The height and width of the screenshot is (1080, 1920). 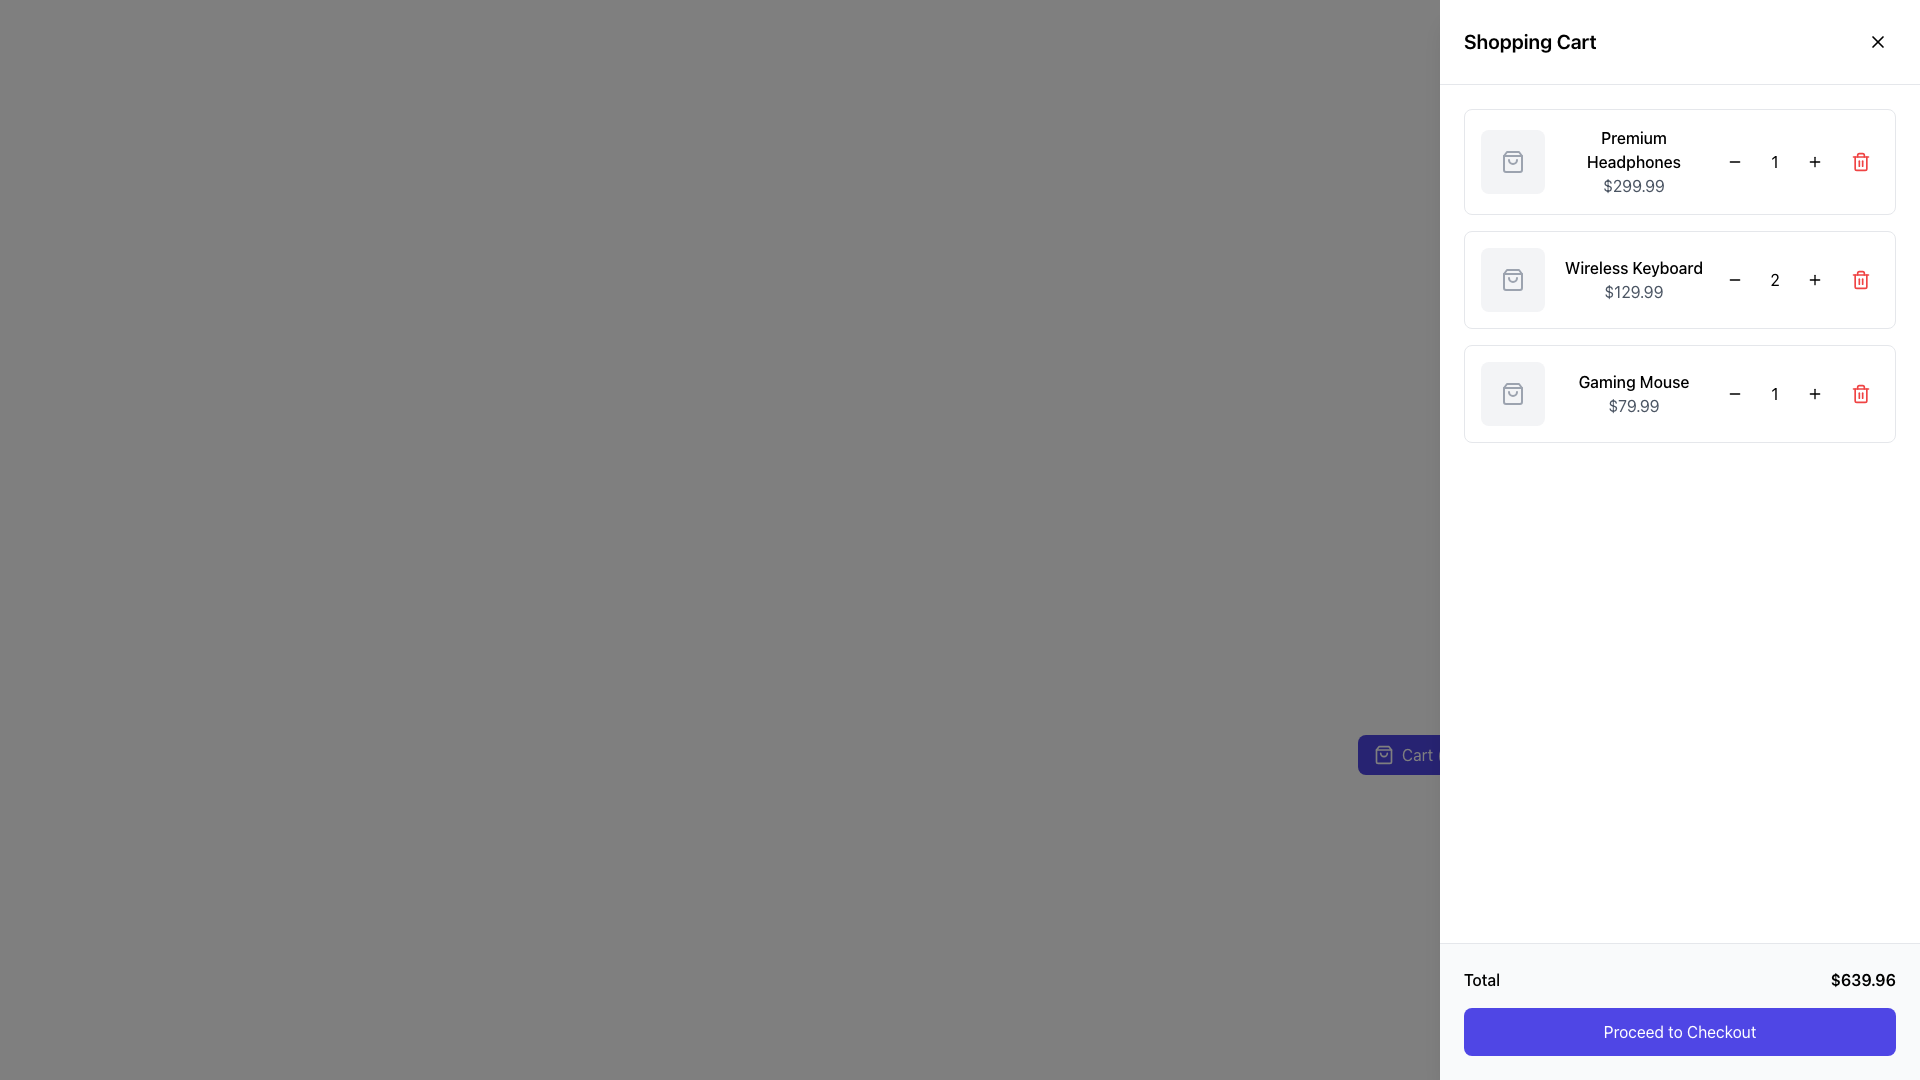 What do you see at coordinates (1415, 755) in the screenshot?
I see `the shopping cart button located near the top-left corner of the shopping cart pane` at bounding box center [1415, 755].